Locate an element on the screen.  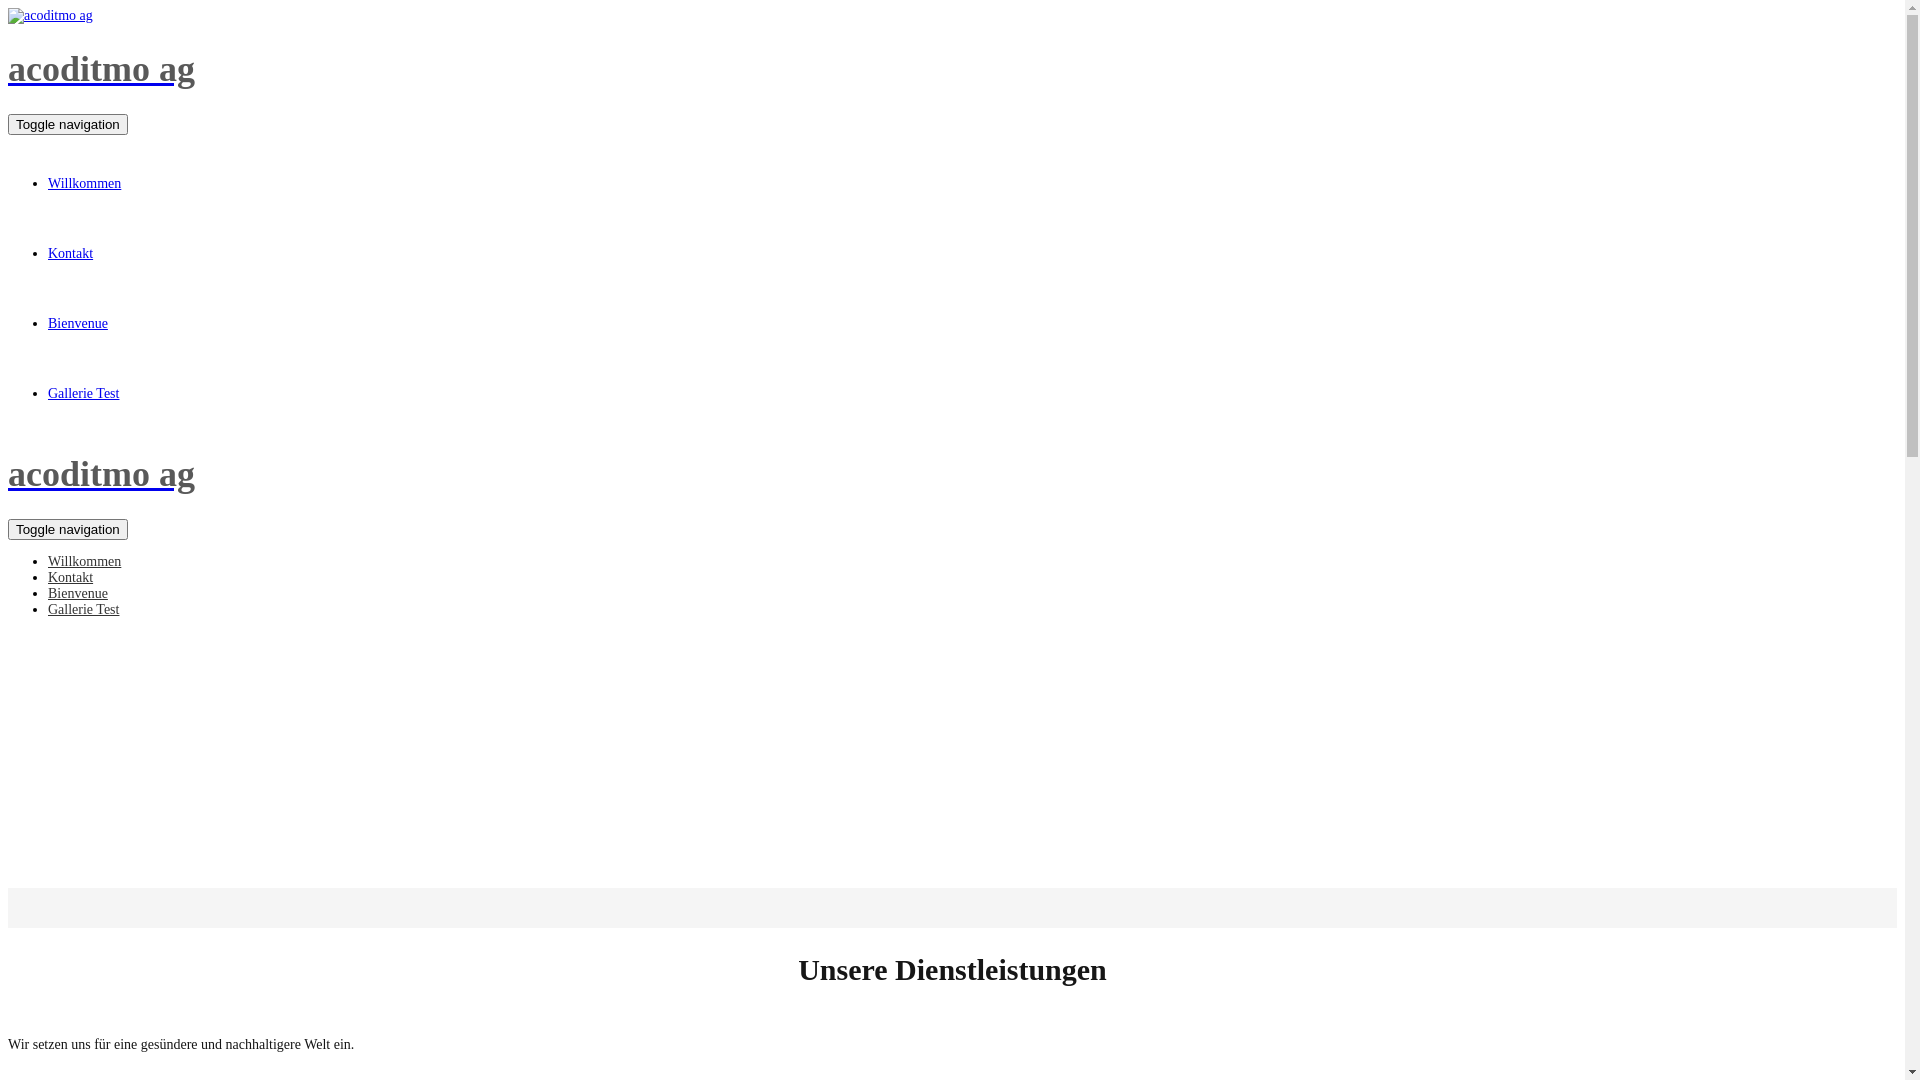
'Kontakt' is located at coordinates (70, 253).